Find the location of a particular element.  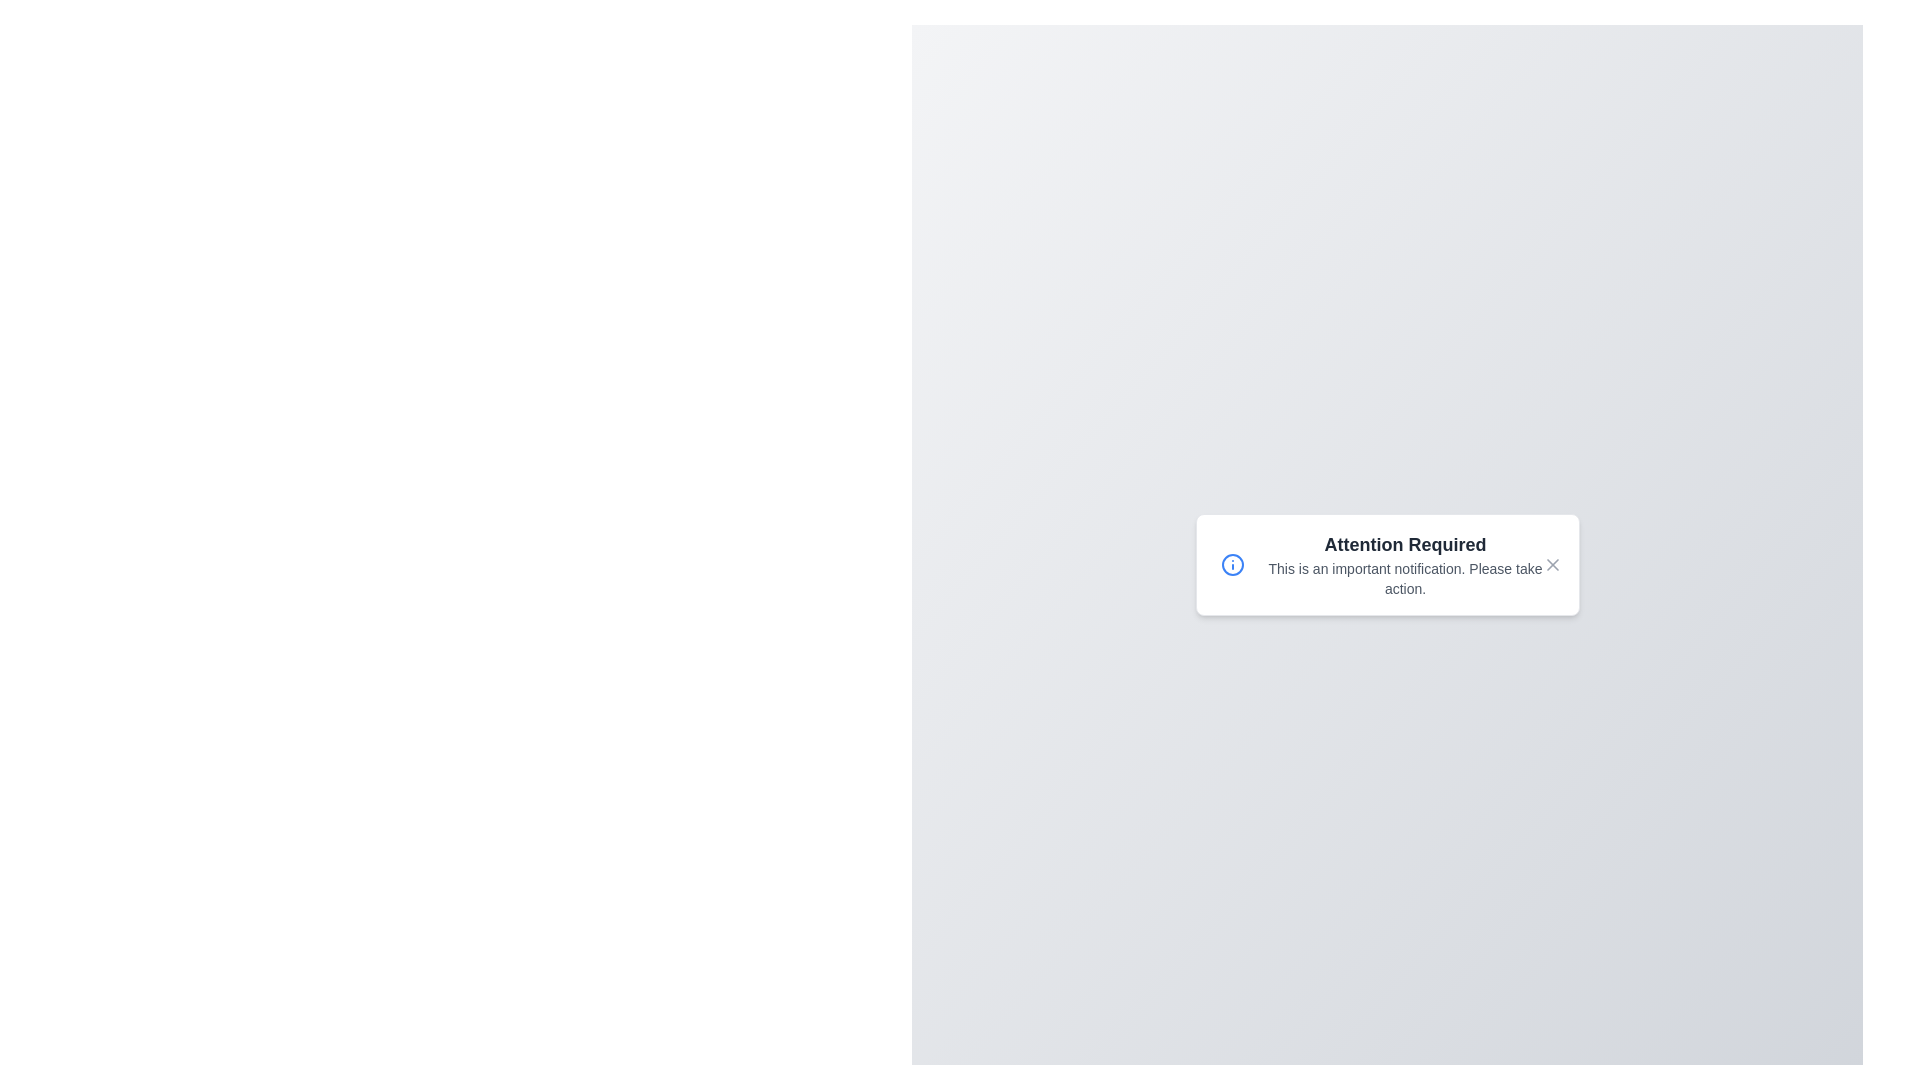

the close button to dismiss the alert is located at coordinates (1551, 564).